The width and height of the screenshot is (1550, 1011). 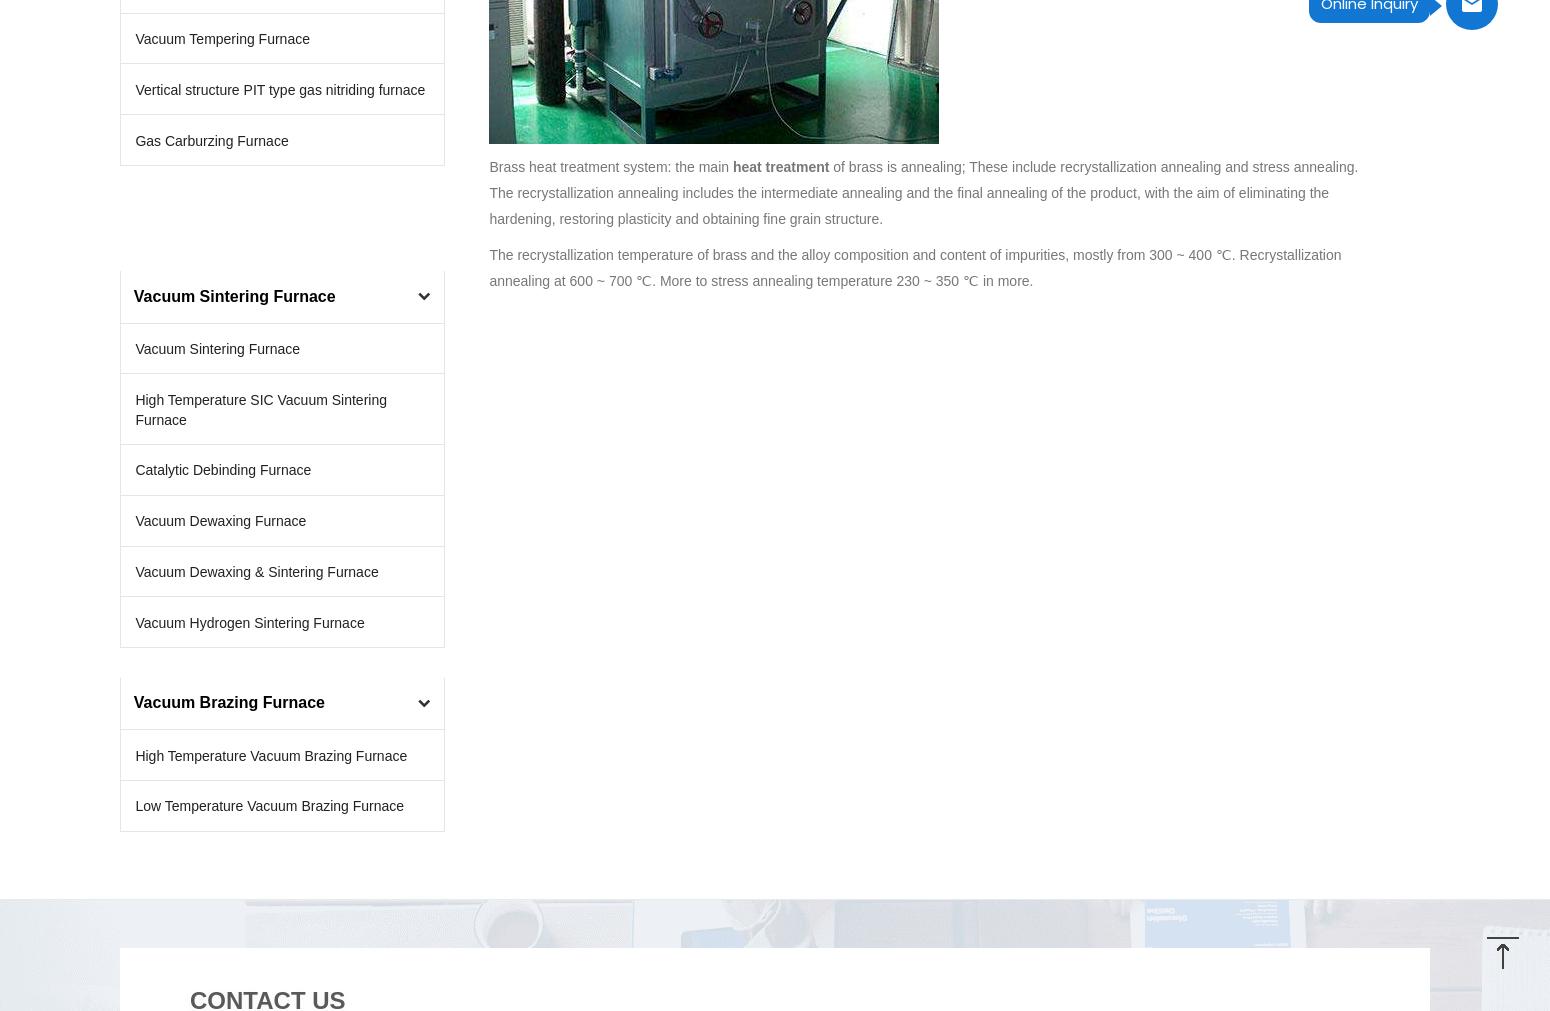 What do you see at coordinates (220, 38) in the screenshot?
I see `'Vacuum Tempering Furnace'` at bounding box center [220, 38].